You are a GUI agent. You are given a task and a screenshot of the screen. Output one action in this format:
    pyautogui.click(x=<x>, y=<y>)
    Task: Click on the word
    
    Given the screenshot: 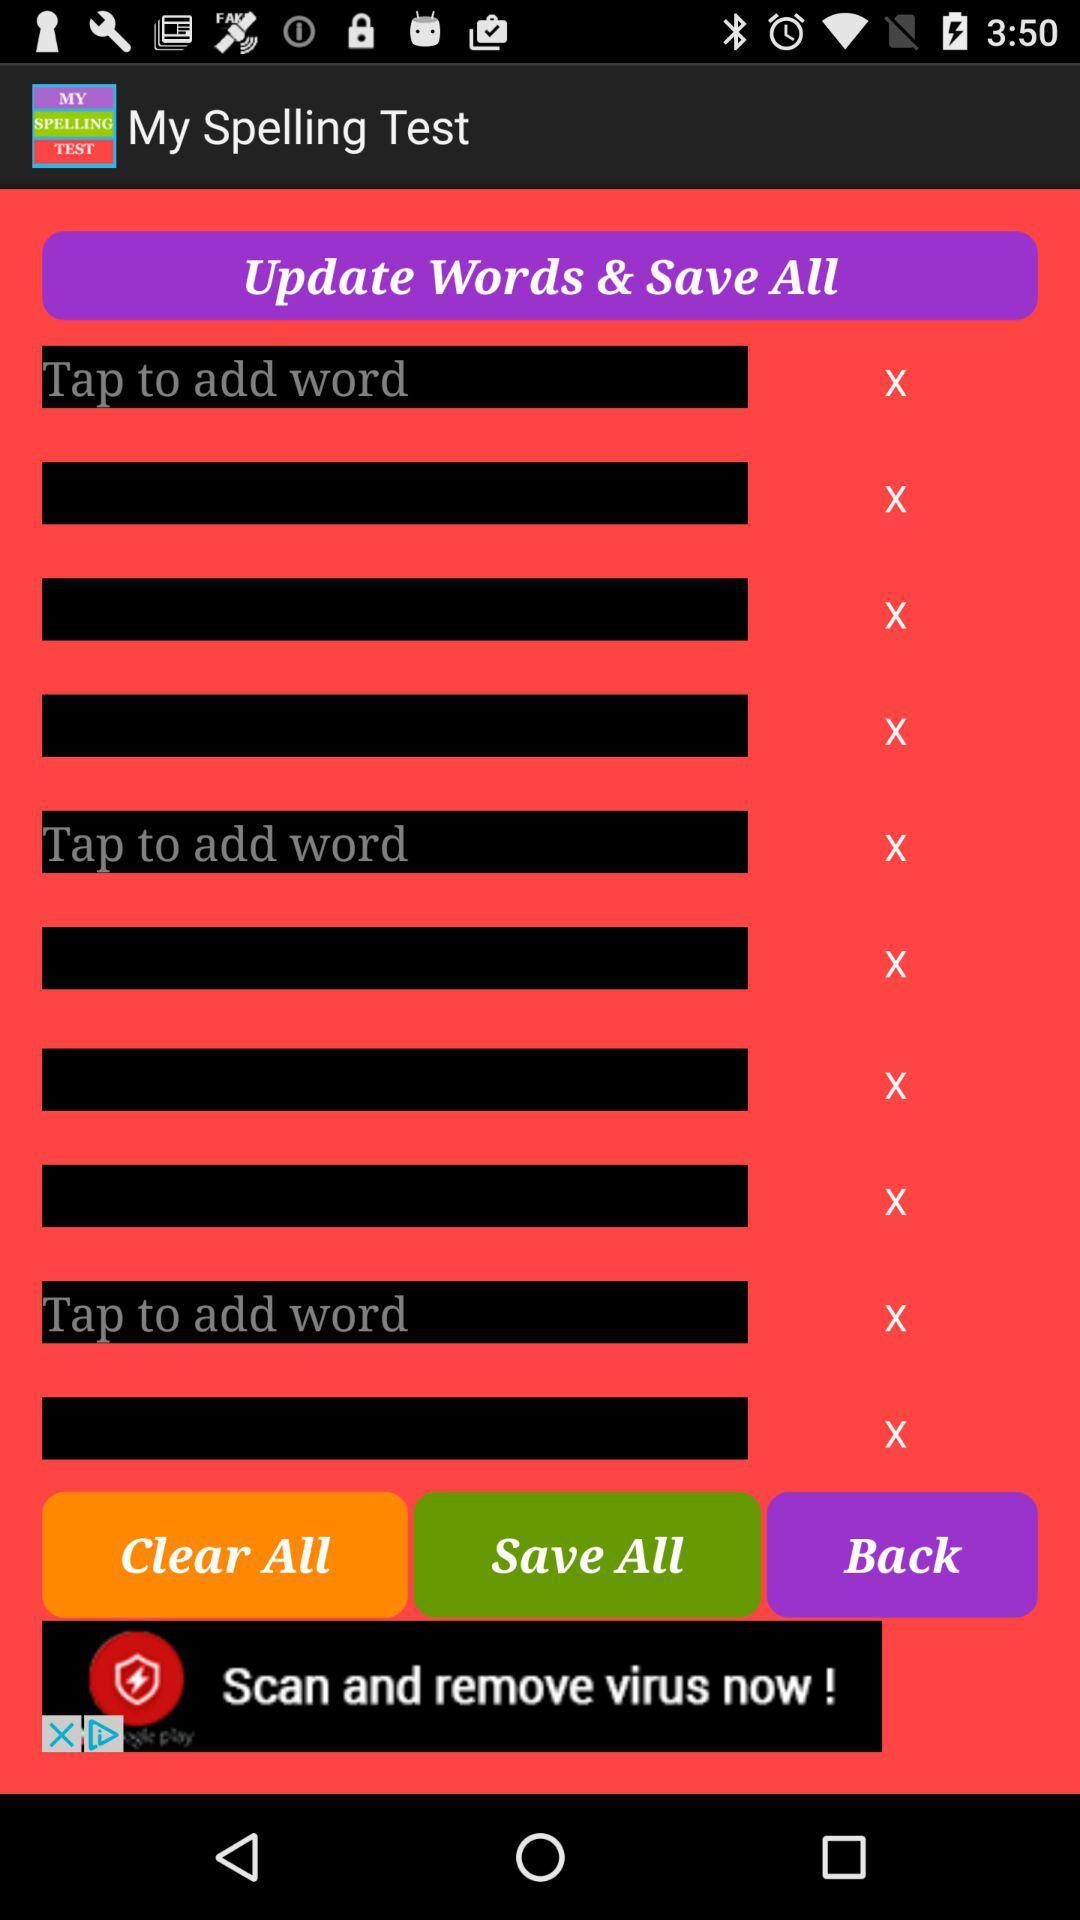 What is the action you would take?
    pyautogui.click(x=394, y=841)
    